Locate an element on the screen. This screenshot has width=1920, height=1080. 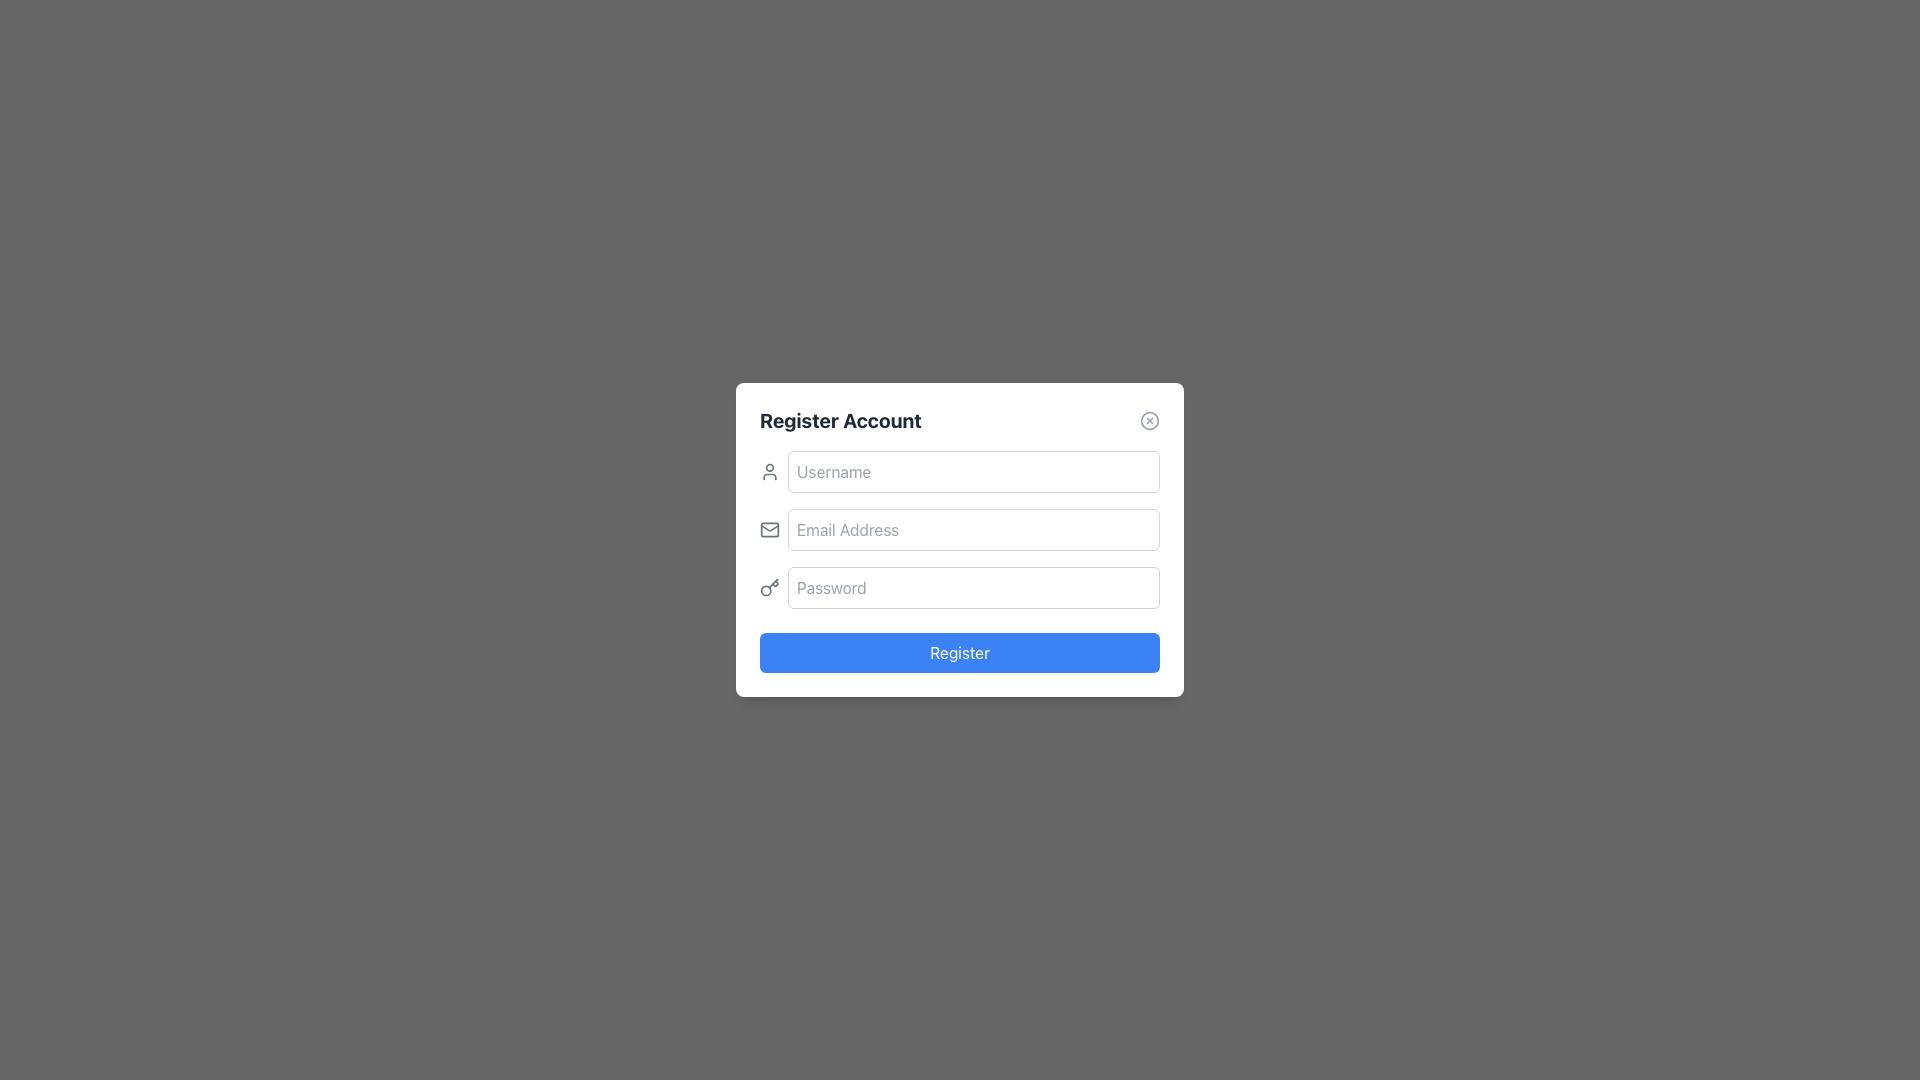
the key icon located to the left of the password input field, which is minimalistic with a hollow interior and gray color is located at coordinates (768, 586).